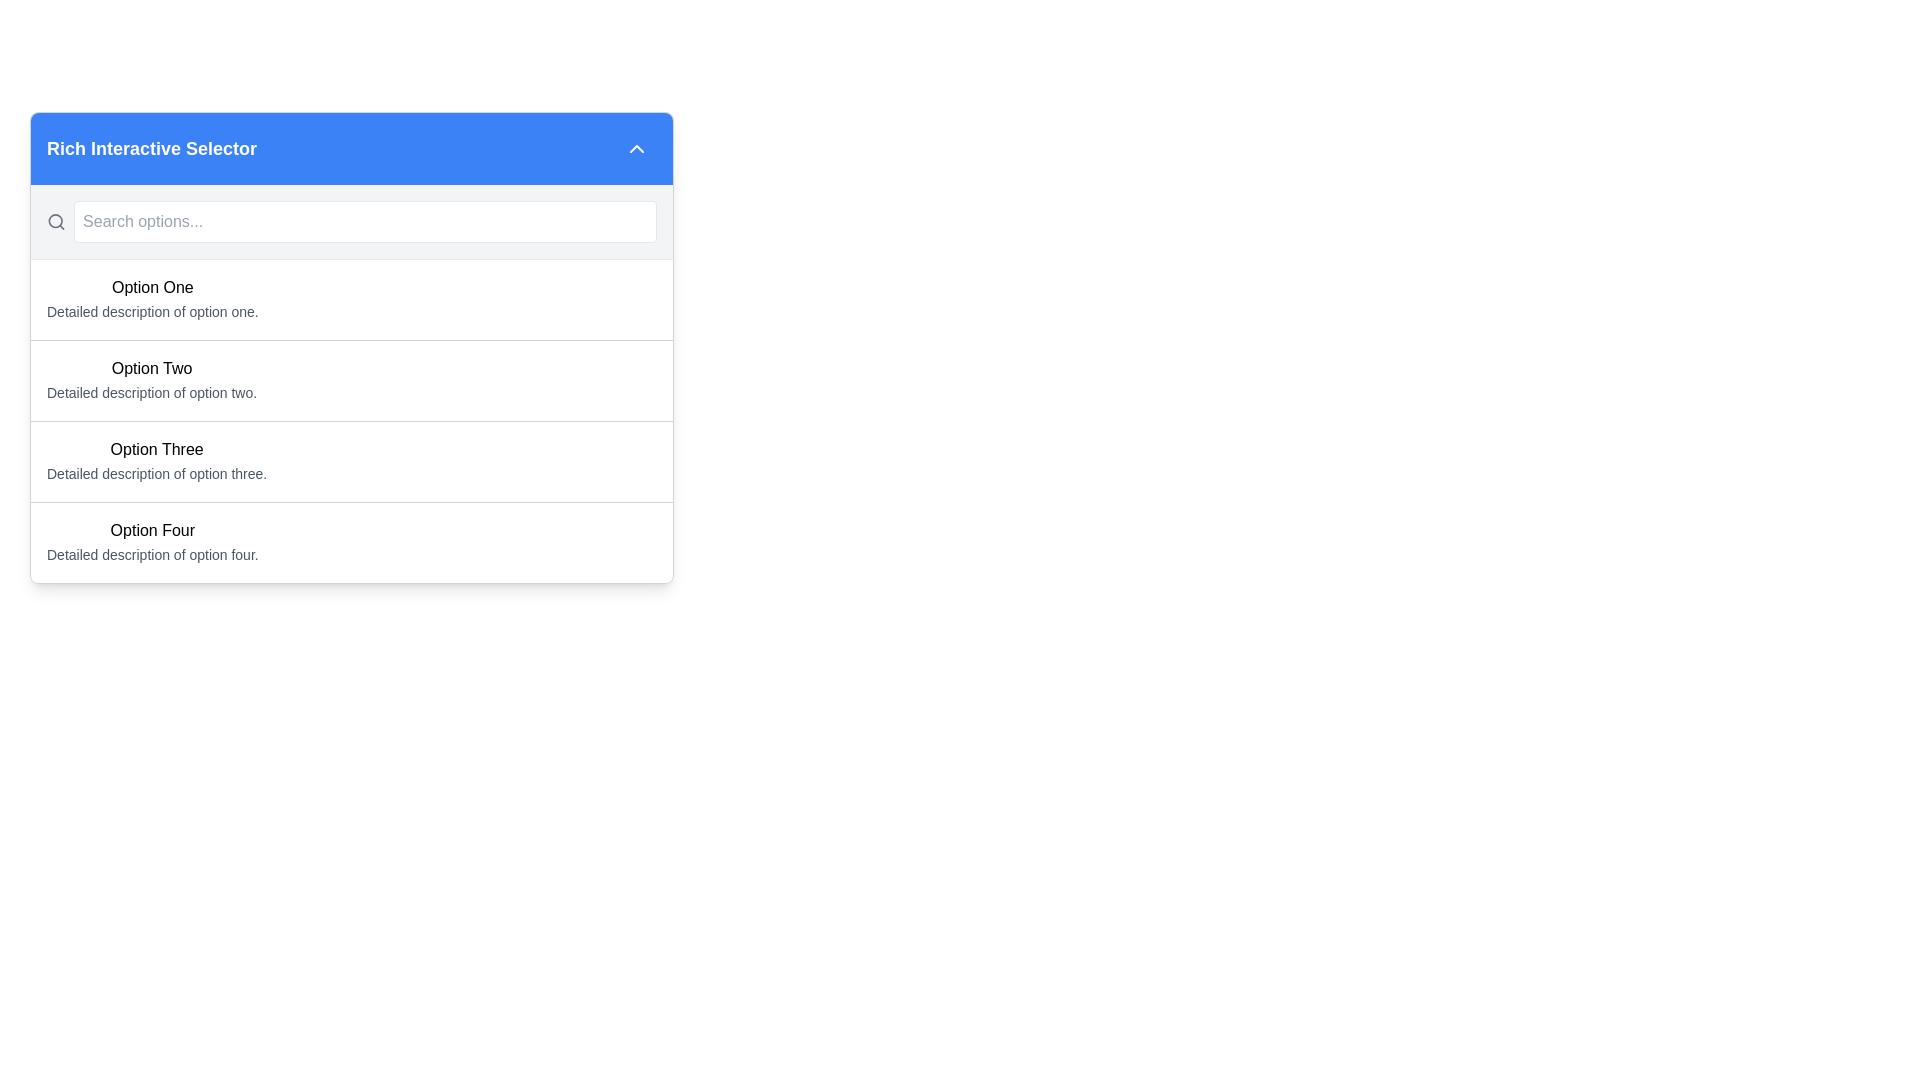 The width and height of the screenshot is (1920, 1080). What do you see at coordinates (156, 450) in the screenshot?
I see `the text label for 'Option Three' to select it from the list of selectable items` at bounding box center [156, 450].